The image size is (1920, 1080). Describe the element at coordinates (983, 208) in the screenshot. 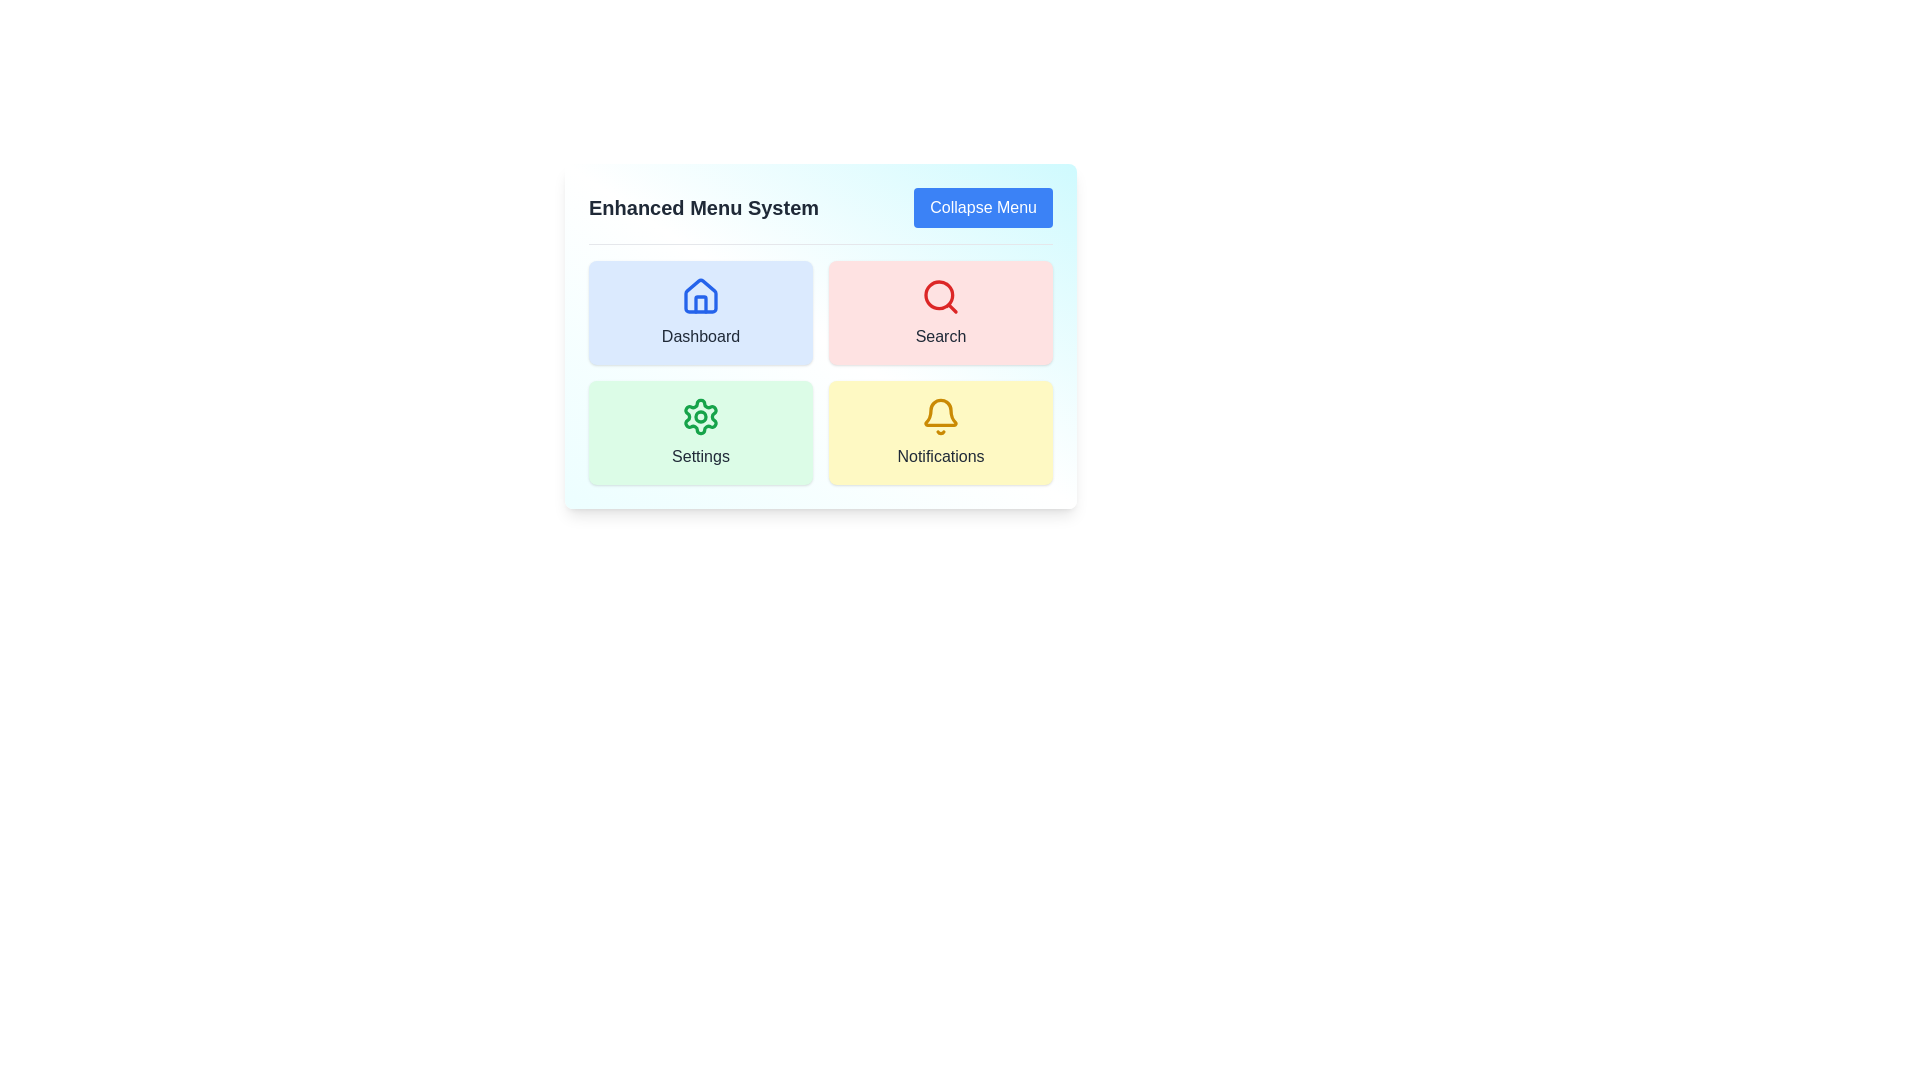

I see `the 'Collapse Menu' button, which is a rectangular button with a blue background and white text, located on the far-right side of the 'Enhanced Menu System' section` at that location.